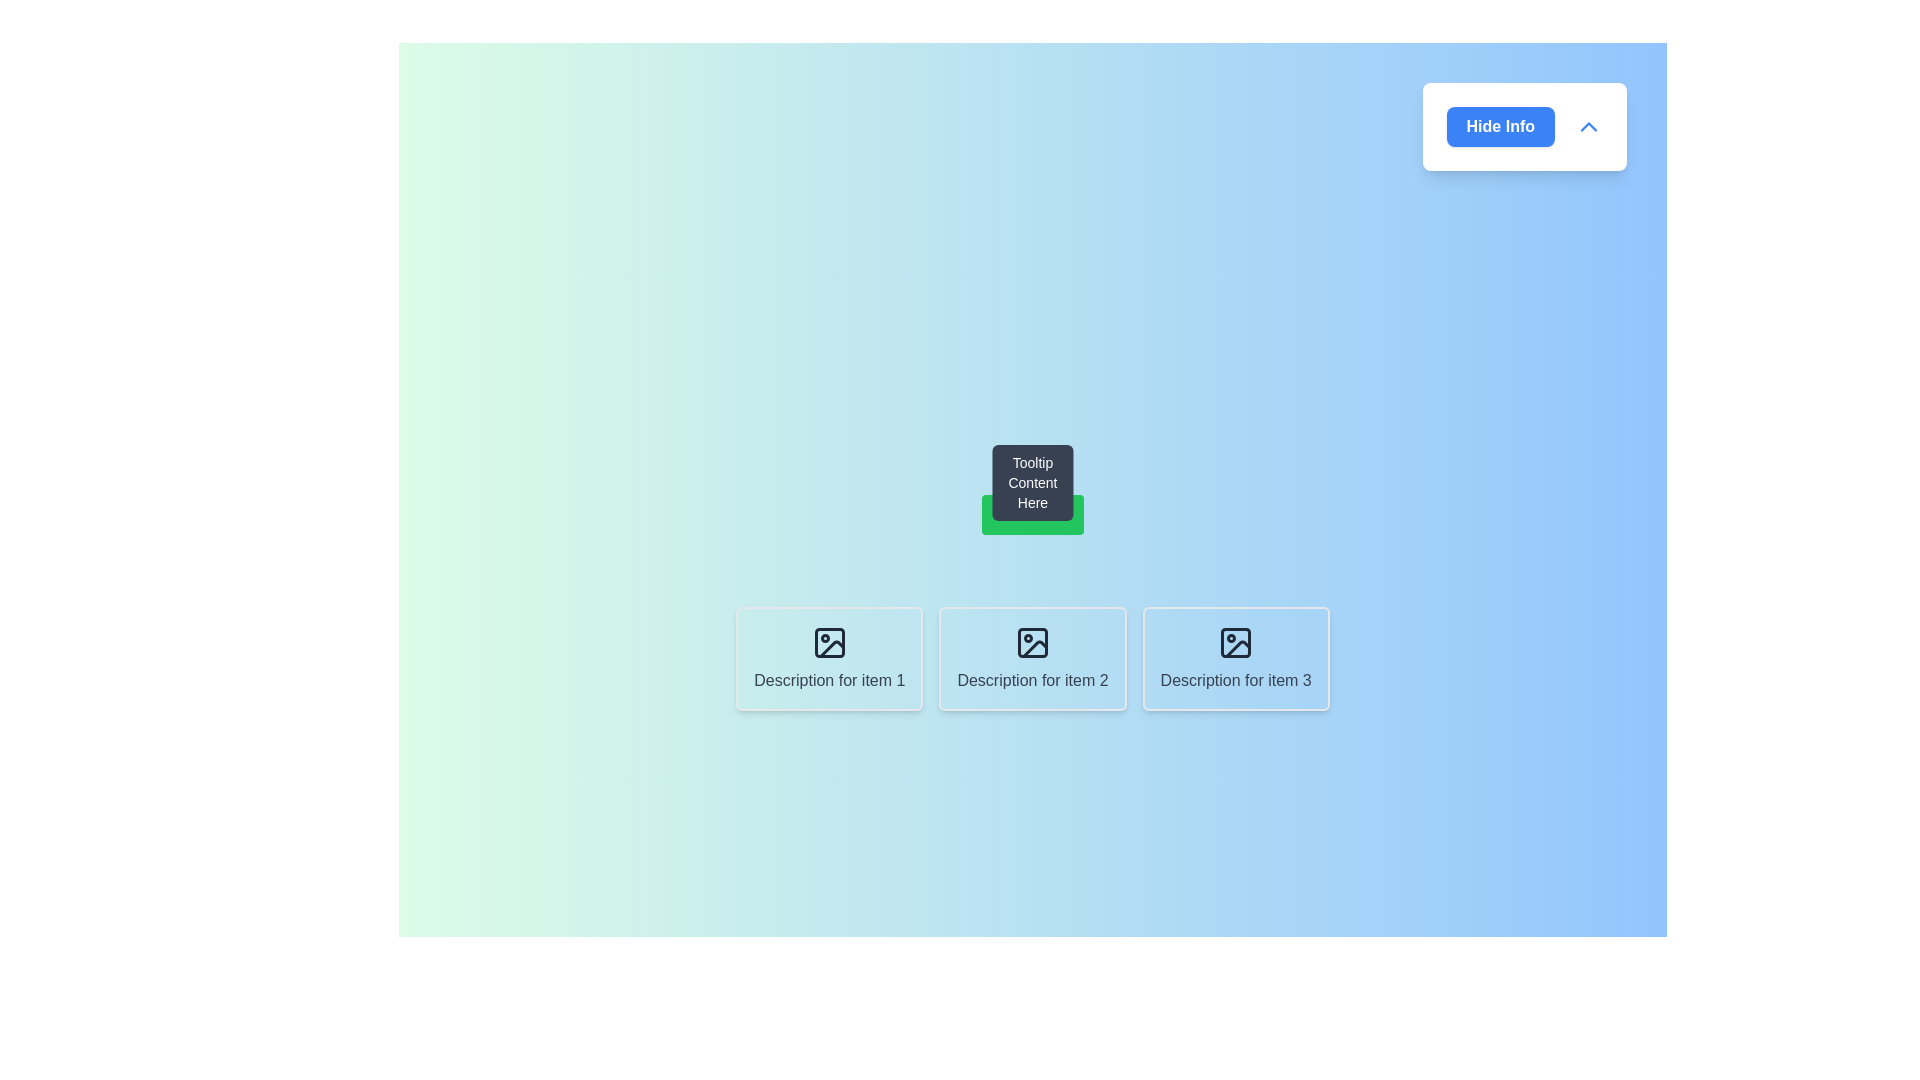  Describe the element at coordinates (829, 643) in the screenshot. I see `the SVG icon representing an image symbol, located in the first card above the label 'Description for item 1'` at that location.